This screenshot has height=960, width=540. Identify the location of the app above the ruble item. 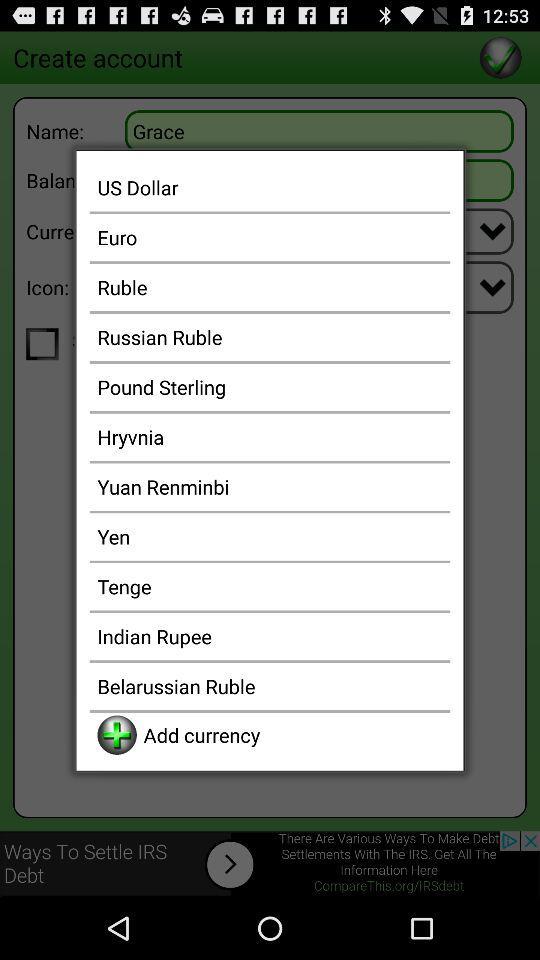
(270, 237).